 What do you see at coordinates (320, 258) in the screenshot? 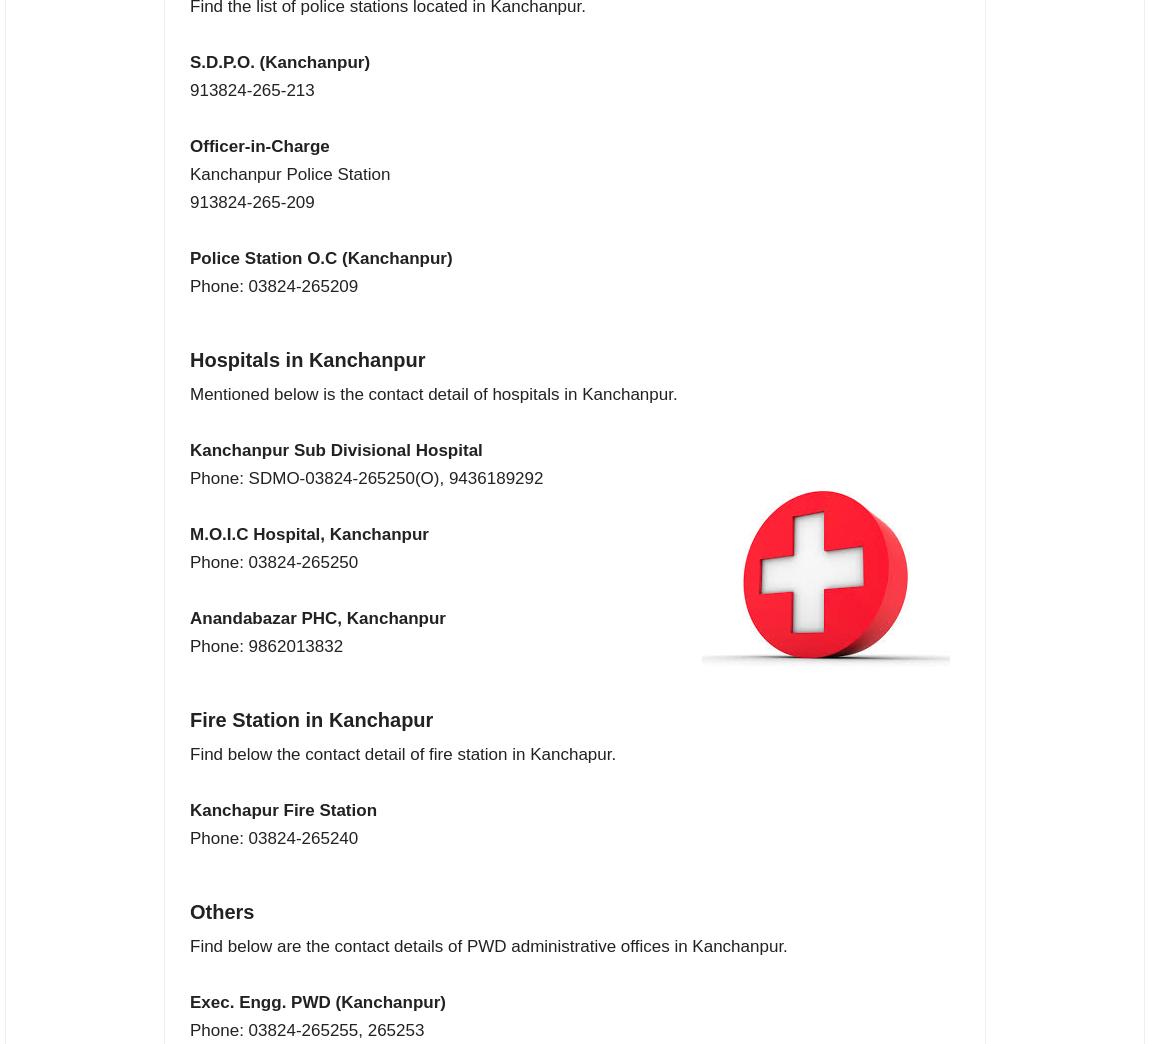
I see `'Police Station O.C (Kanchanpur)'` at bounding box center [320, 258].